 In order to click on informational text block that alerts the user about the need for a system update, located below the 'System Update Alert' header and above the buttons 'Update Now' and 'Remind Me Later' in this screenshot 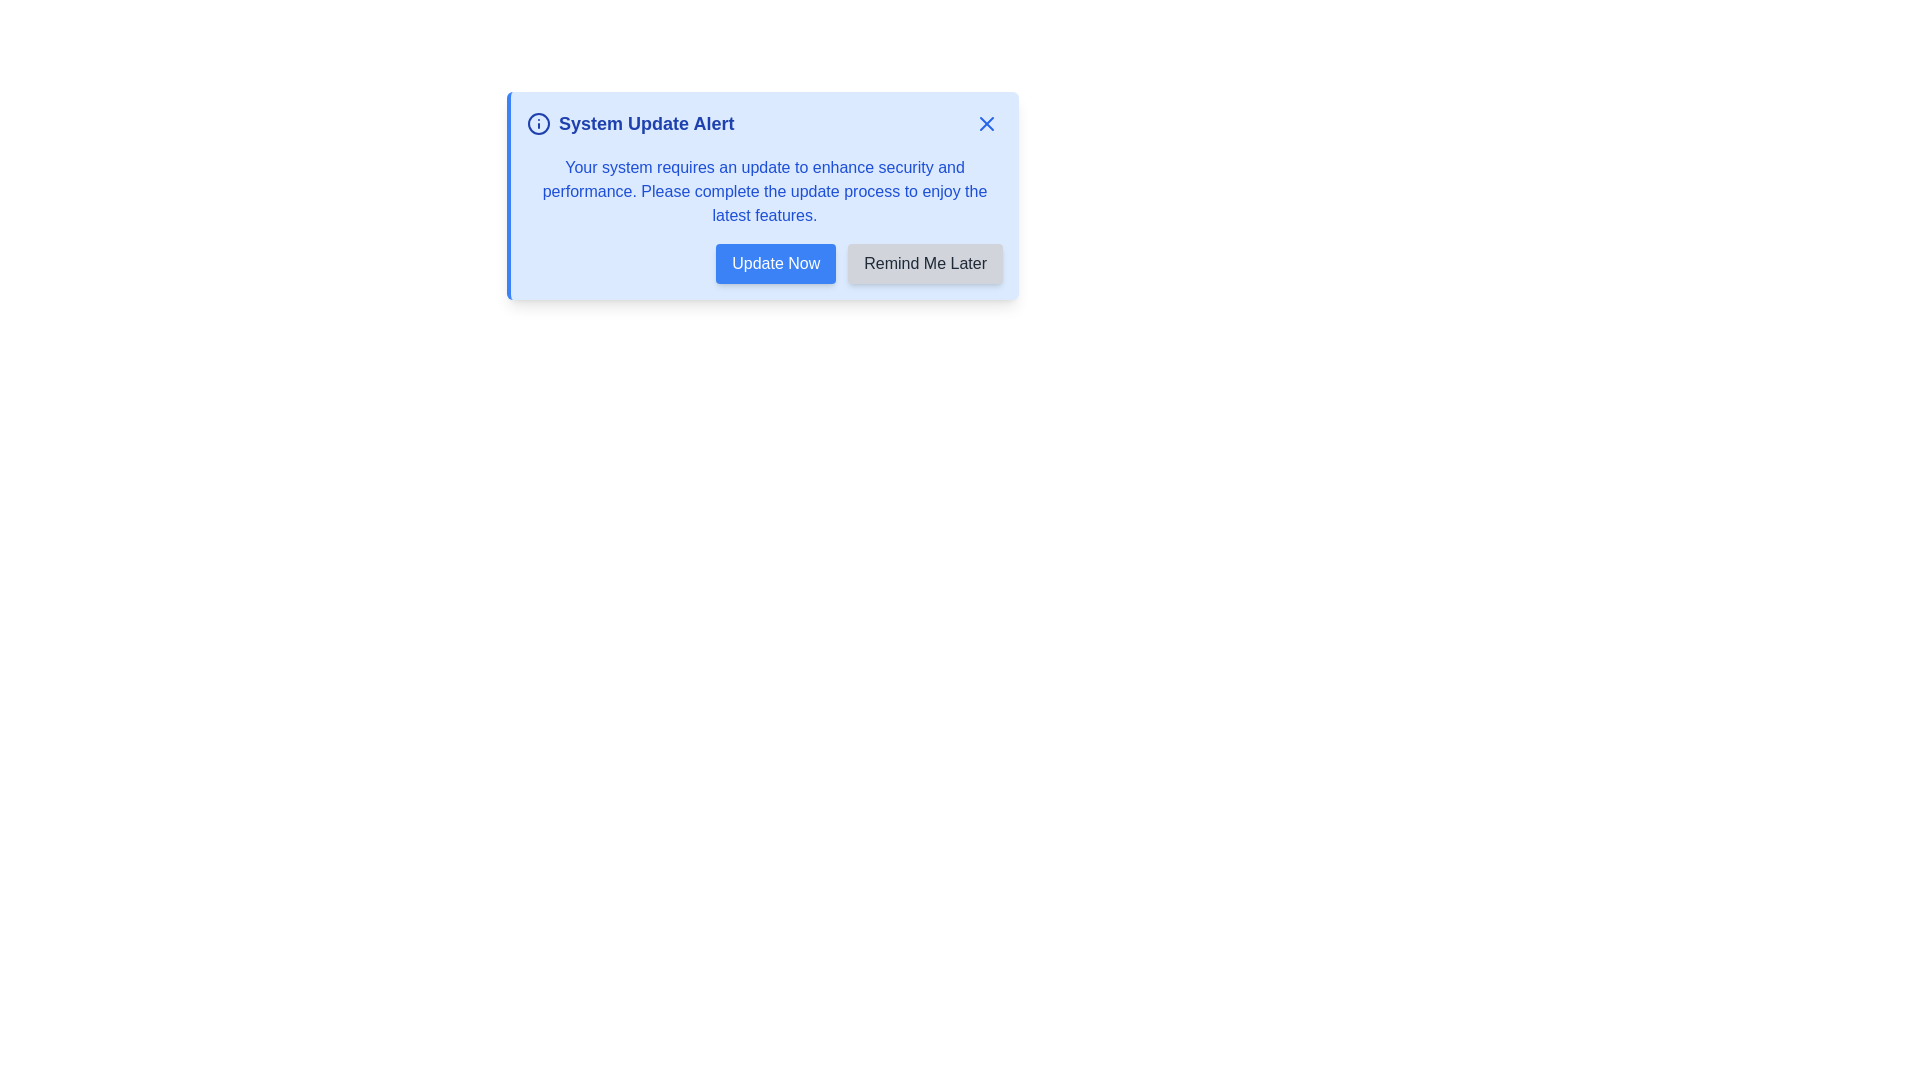, I will do `click(763, 192)`.